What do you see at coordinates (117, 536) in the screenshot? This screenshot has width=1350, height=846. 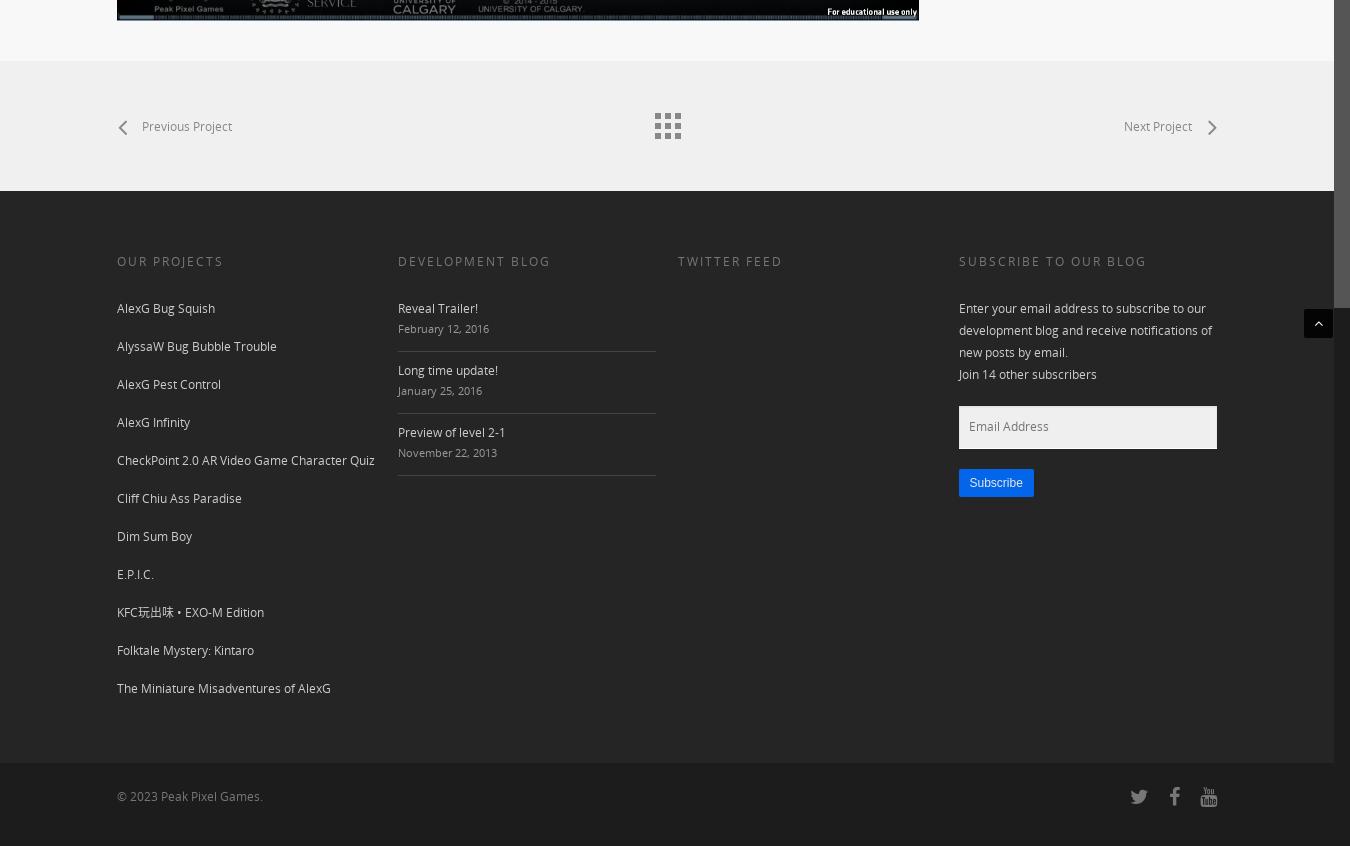 I see `'Dim Sum Boy'` at bounding box center [117, 536].